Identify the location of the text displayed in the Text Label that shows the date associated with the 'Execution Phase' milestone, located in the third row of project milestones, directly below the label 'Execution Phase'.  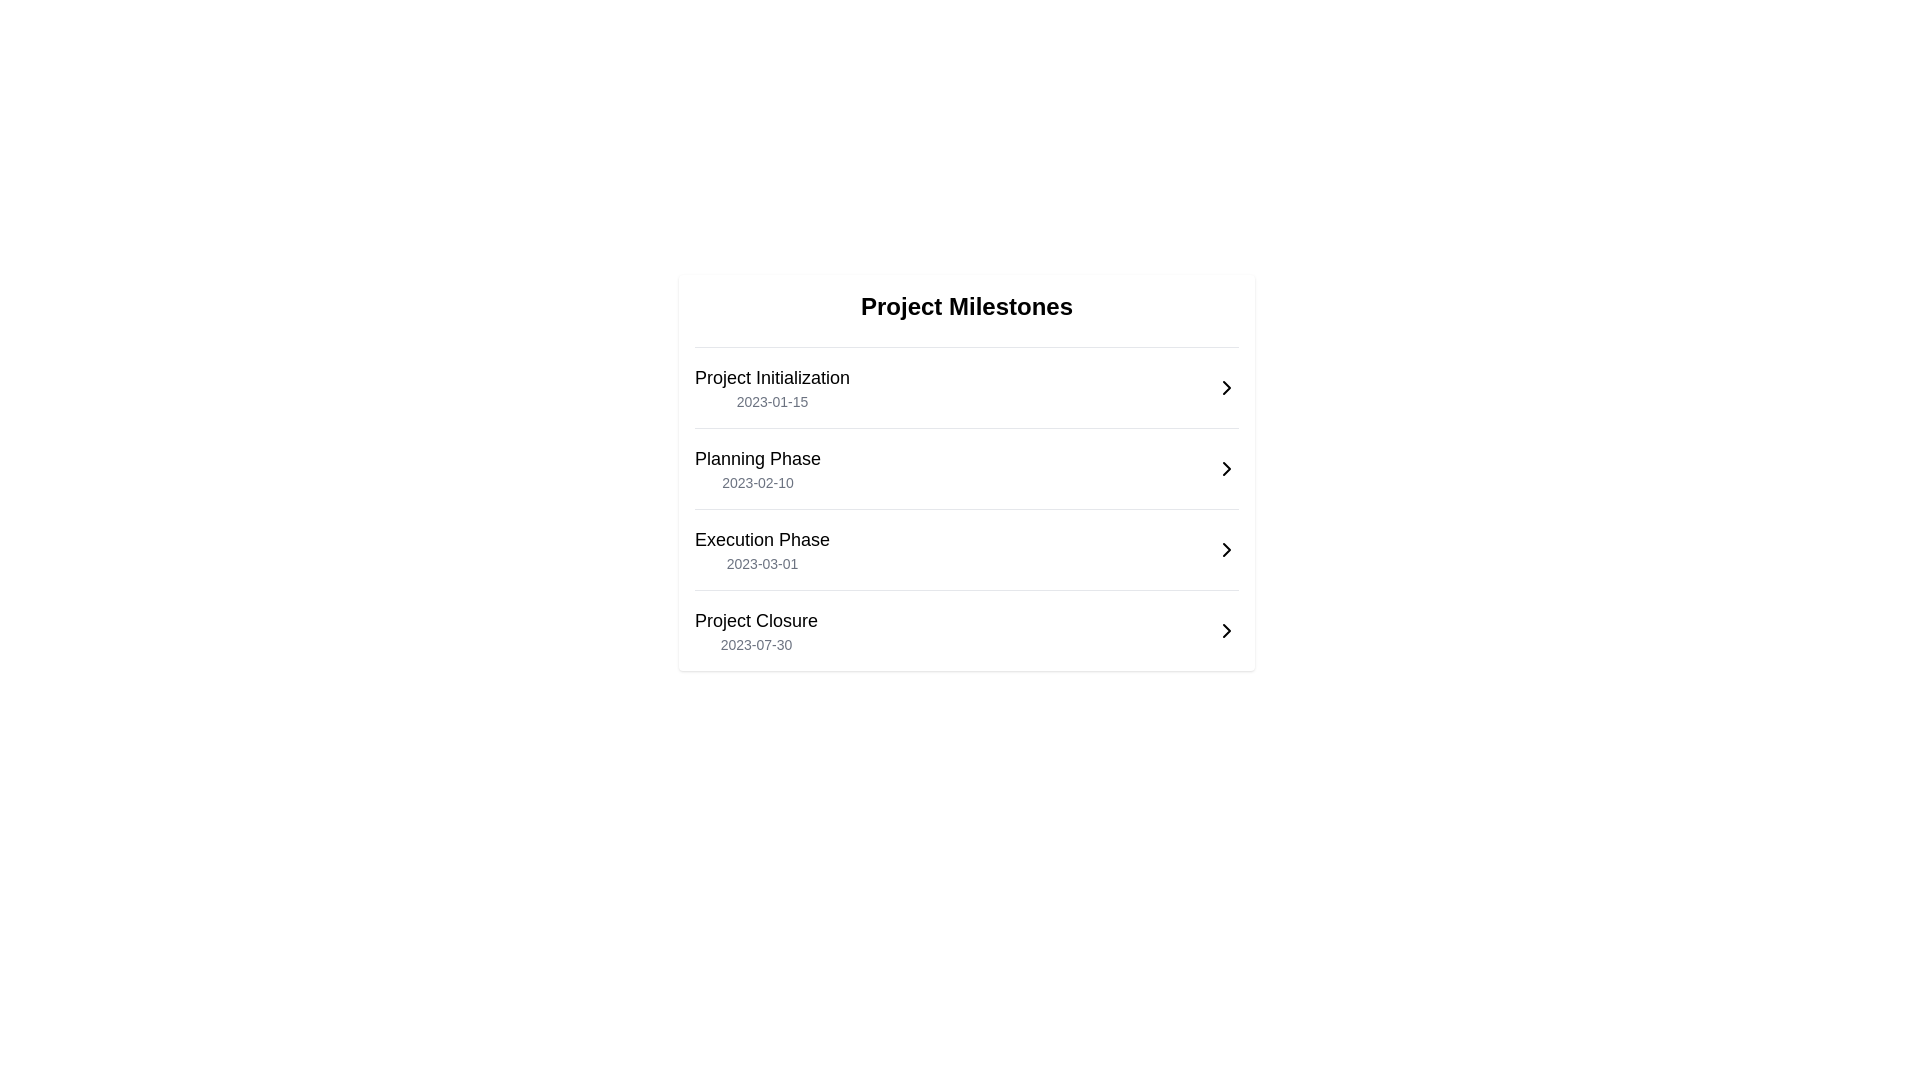
(761, 563).